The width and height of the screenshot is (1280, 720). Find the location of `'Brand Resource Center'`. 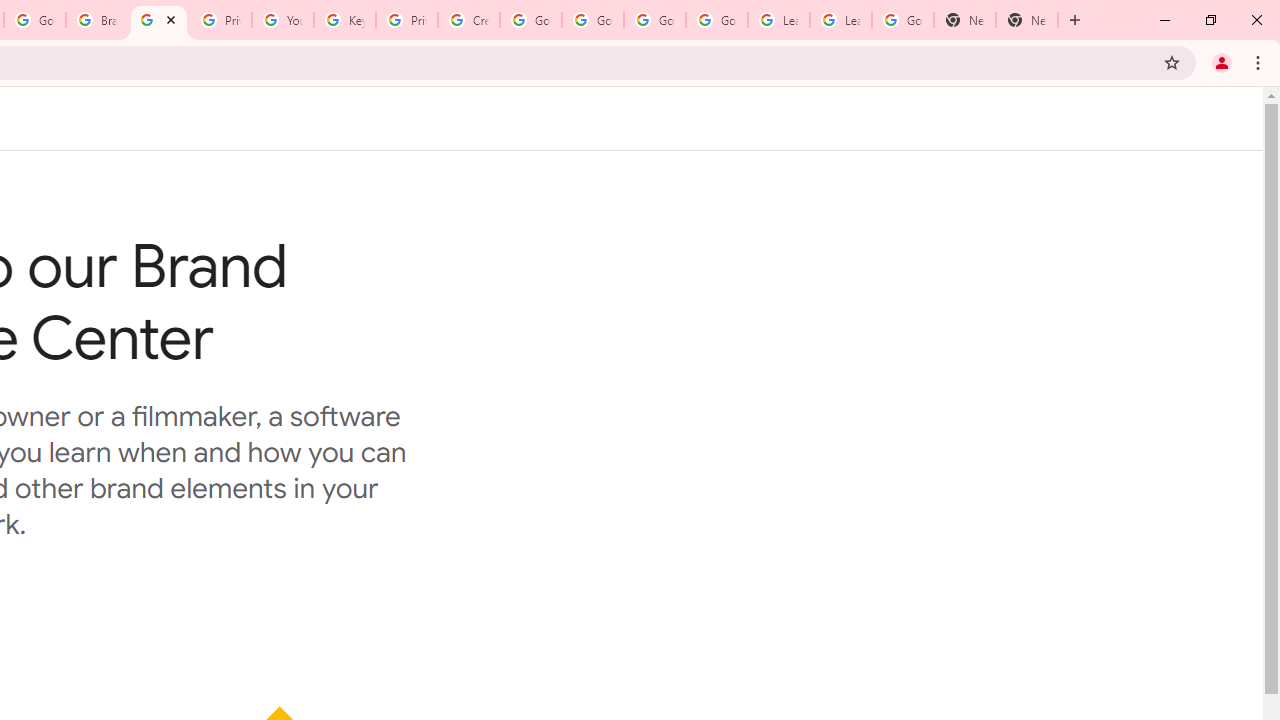

'Brand Resource Center' is located at coordinates (157, 20).